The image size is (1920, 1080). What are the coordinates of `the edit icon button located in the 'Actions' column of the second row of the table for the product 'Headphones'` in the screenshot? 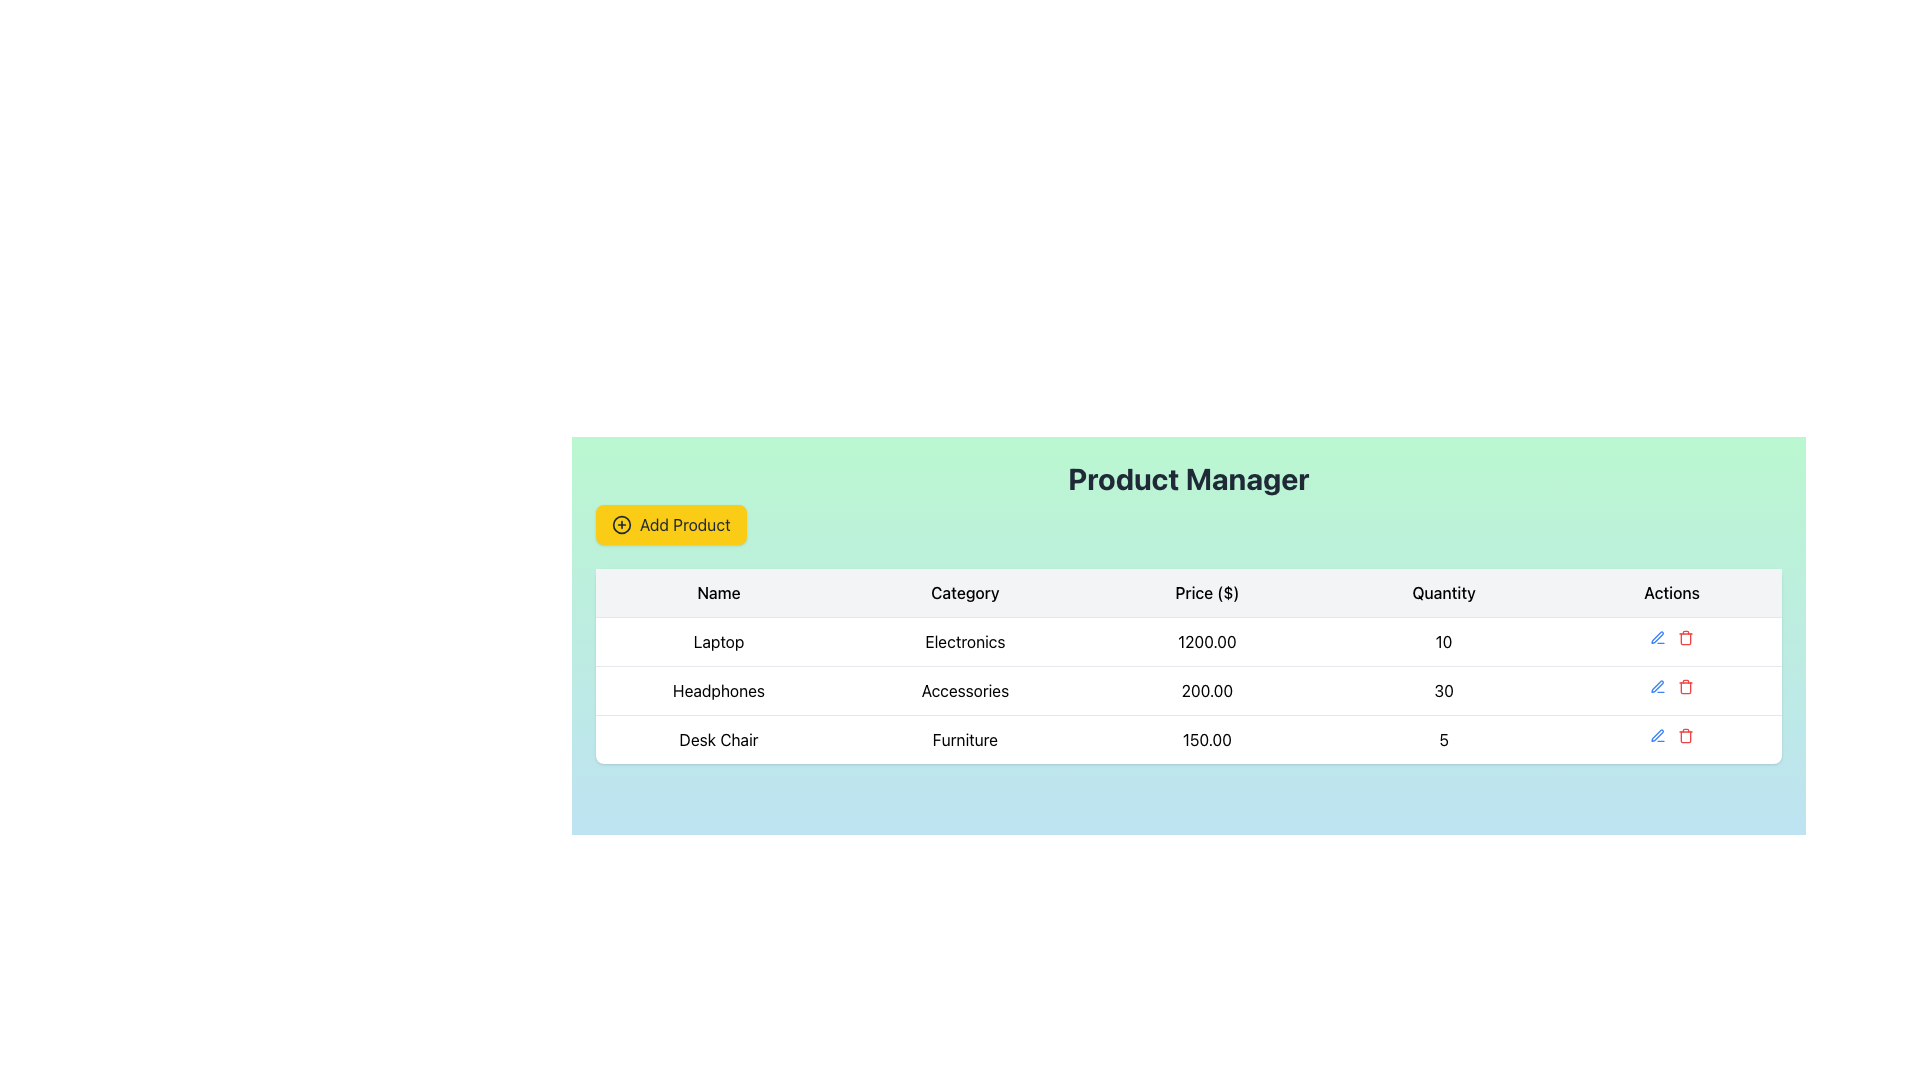 It's located at (1657, 685).